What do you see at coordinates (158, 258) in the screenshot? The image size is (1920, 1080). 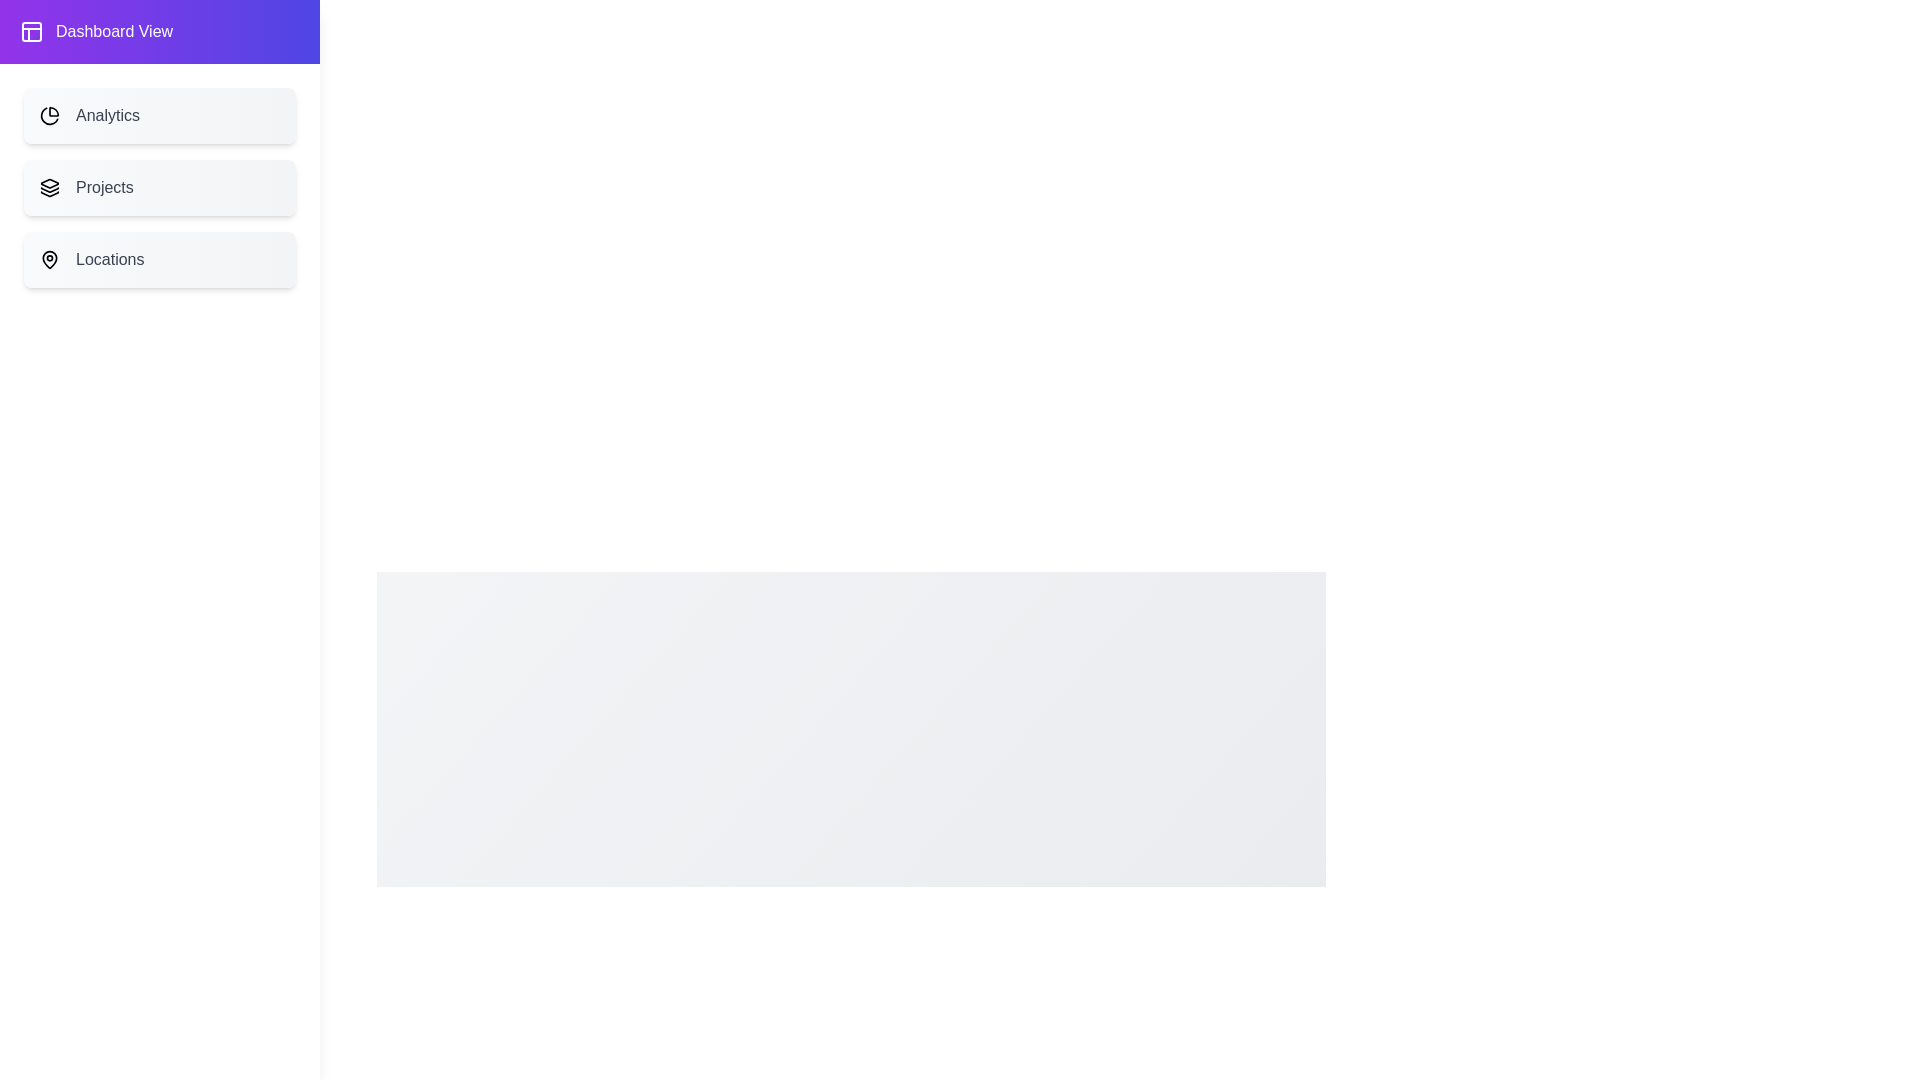 I see `the menu item Locations to observe visual feedback` at bounding box center [158, 258].